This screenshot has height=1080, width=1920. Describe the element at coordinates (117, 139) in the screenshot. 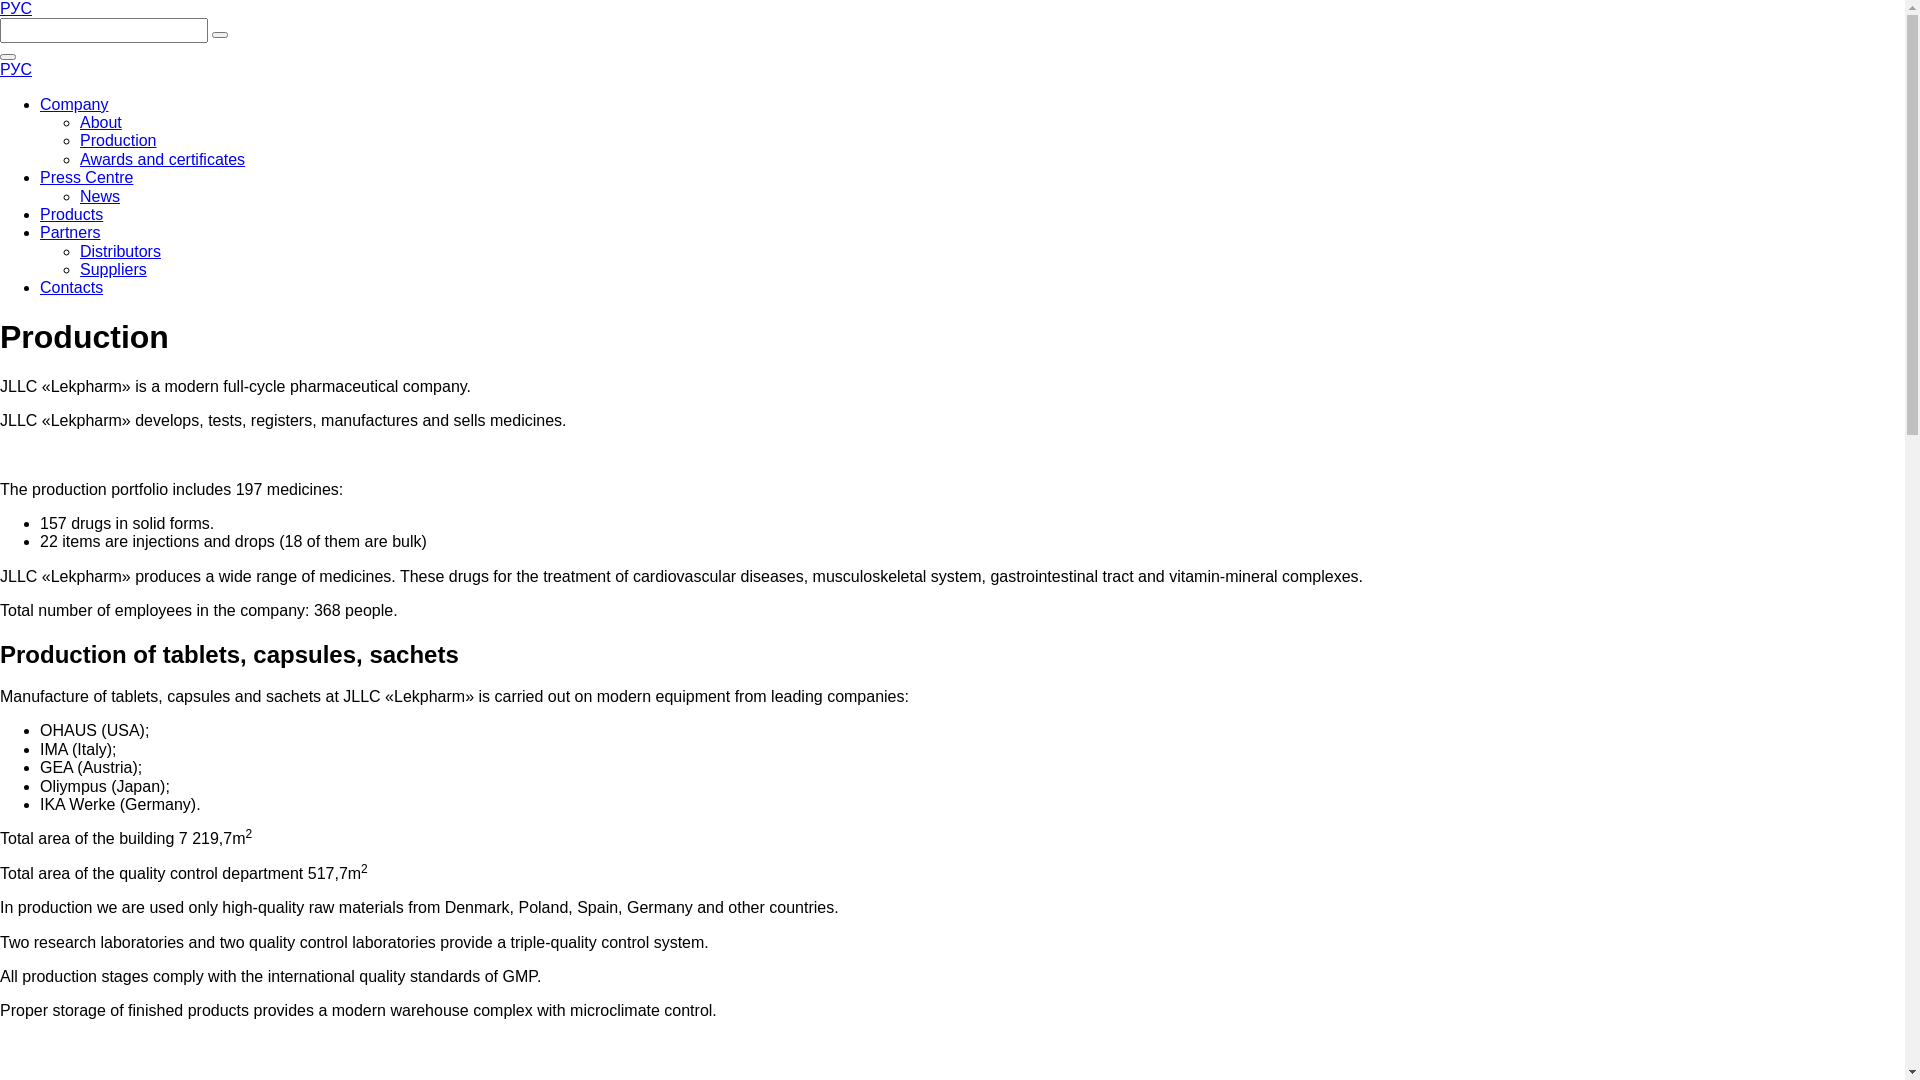

I see `'Production'` at that location.